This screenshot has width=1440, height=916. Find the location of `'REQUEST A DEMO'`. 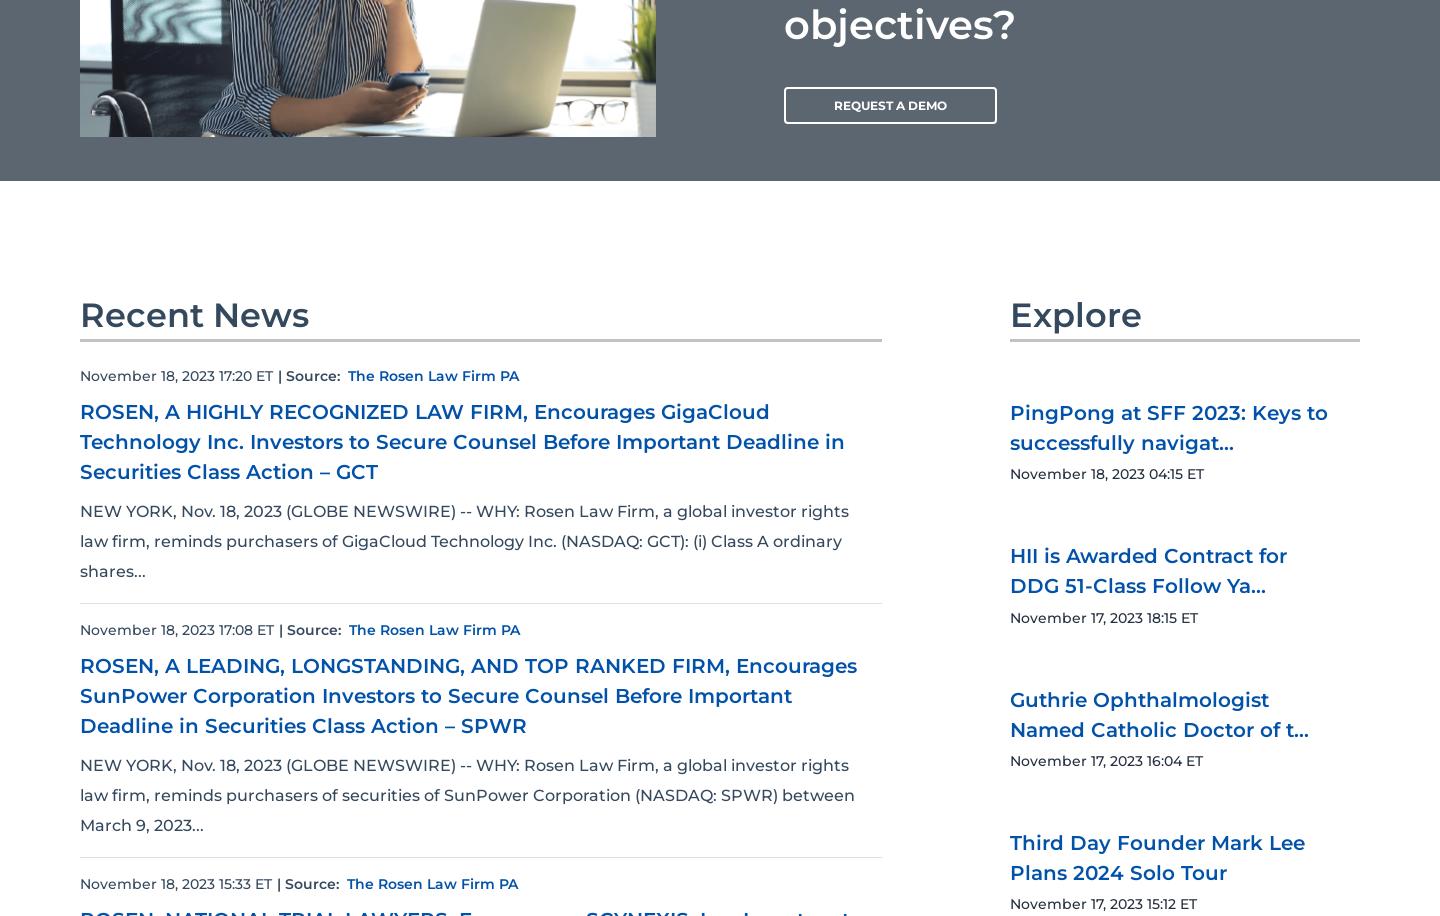

'REQUEST A DEMO' is located at coordinates (889, 104).